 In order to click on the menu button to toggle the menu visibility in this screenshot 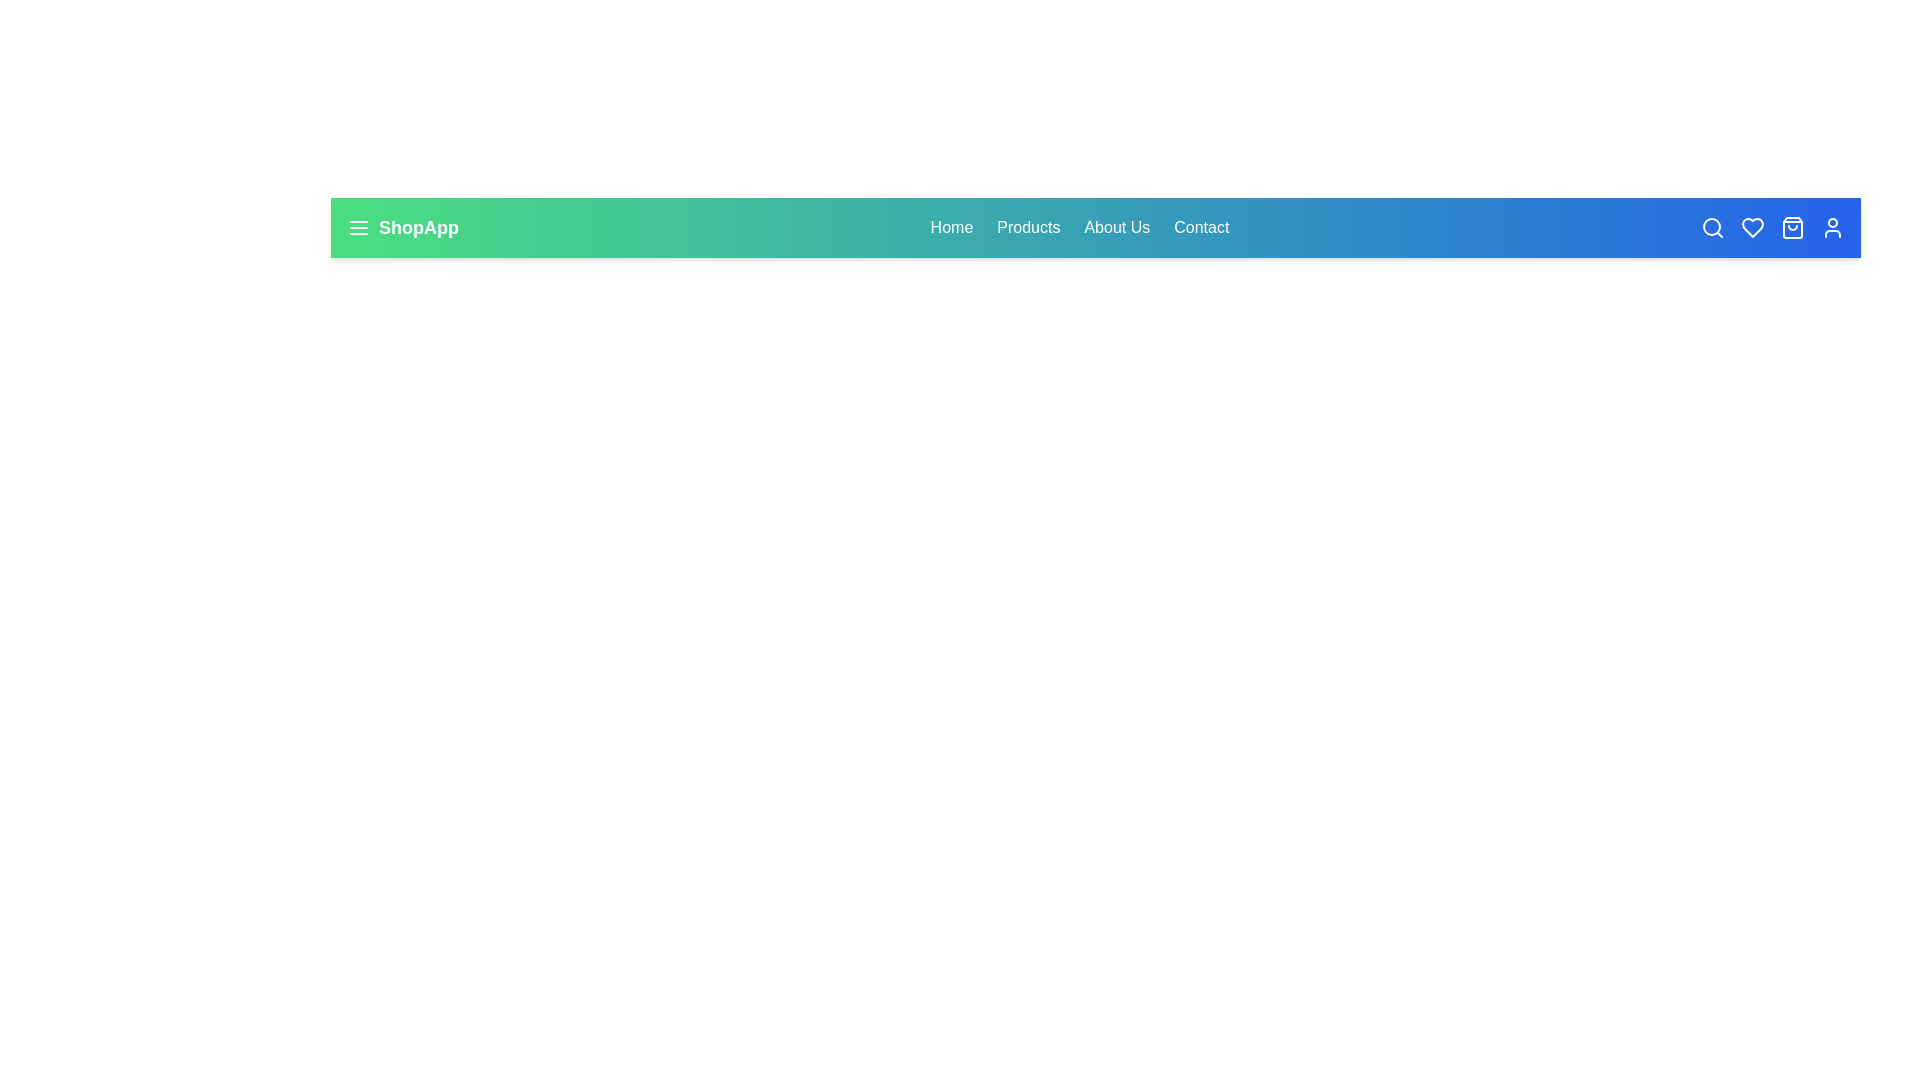, I will do `click(359, 226)`.